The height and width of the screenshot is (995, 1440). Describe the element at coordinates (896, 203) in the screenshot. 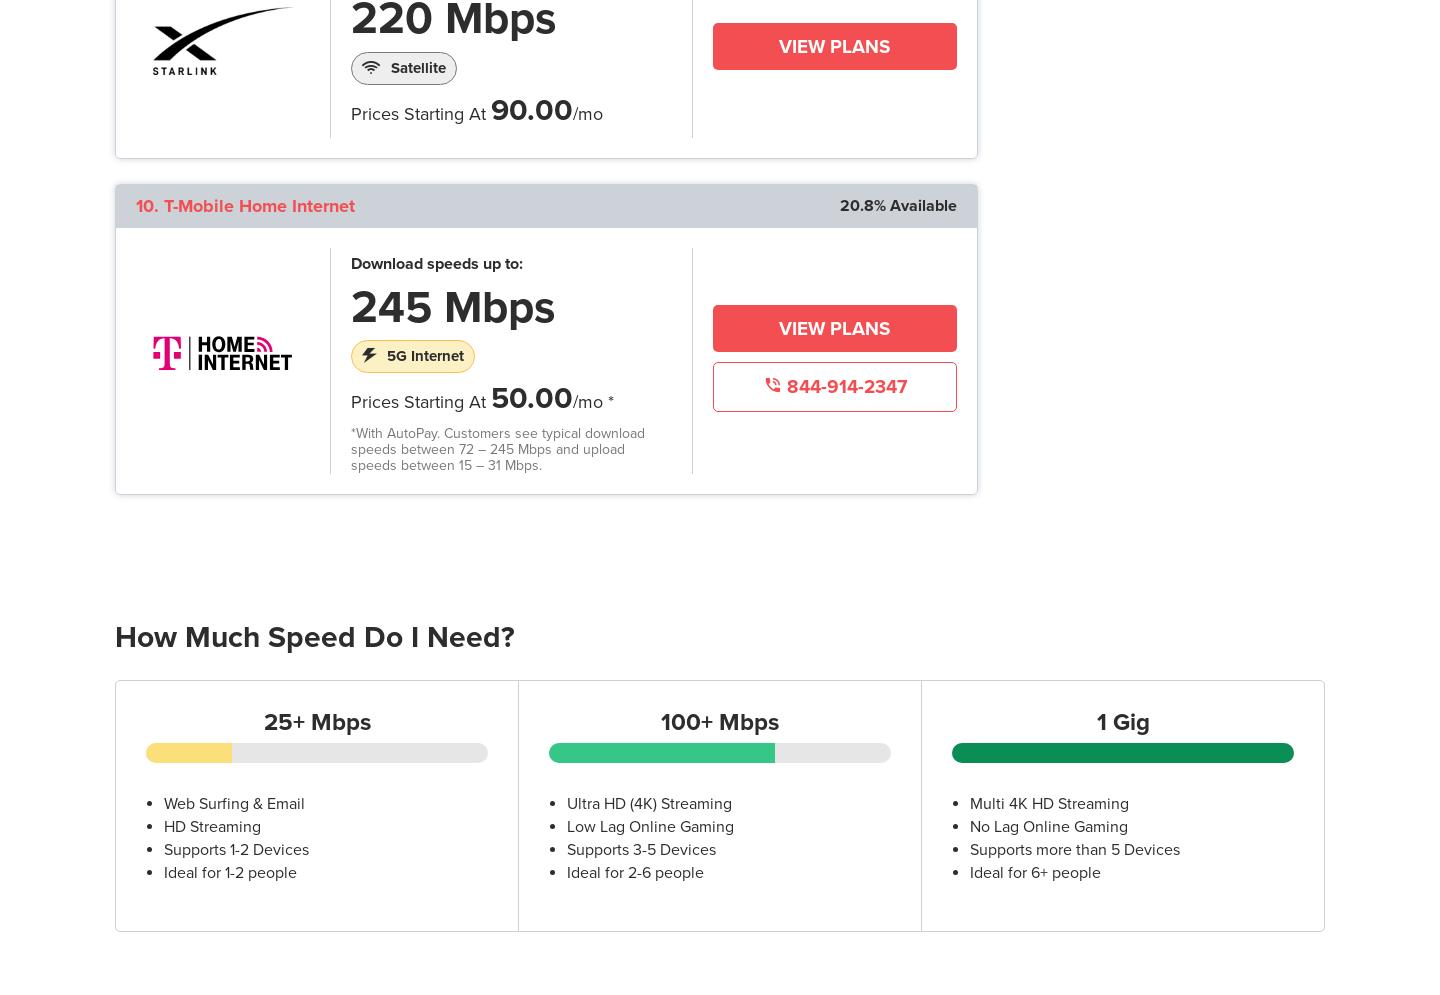

I see `'20.8% Available'` at that location.